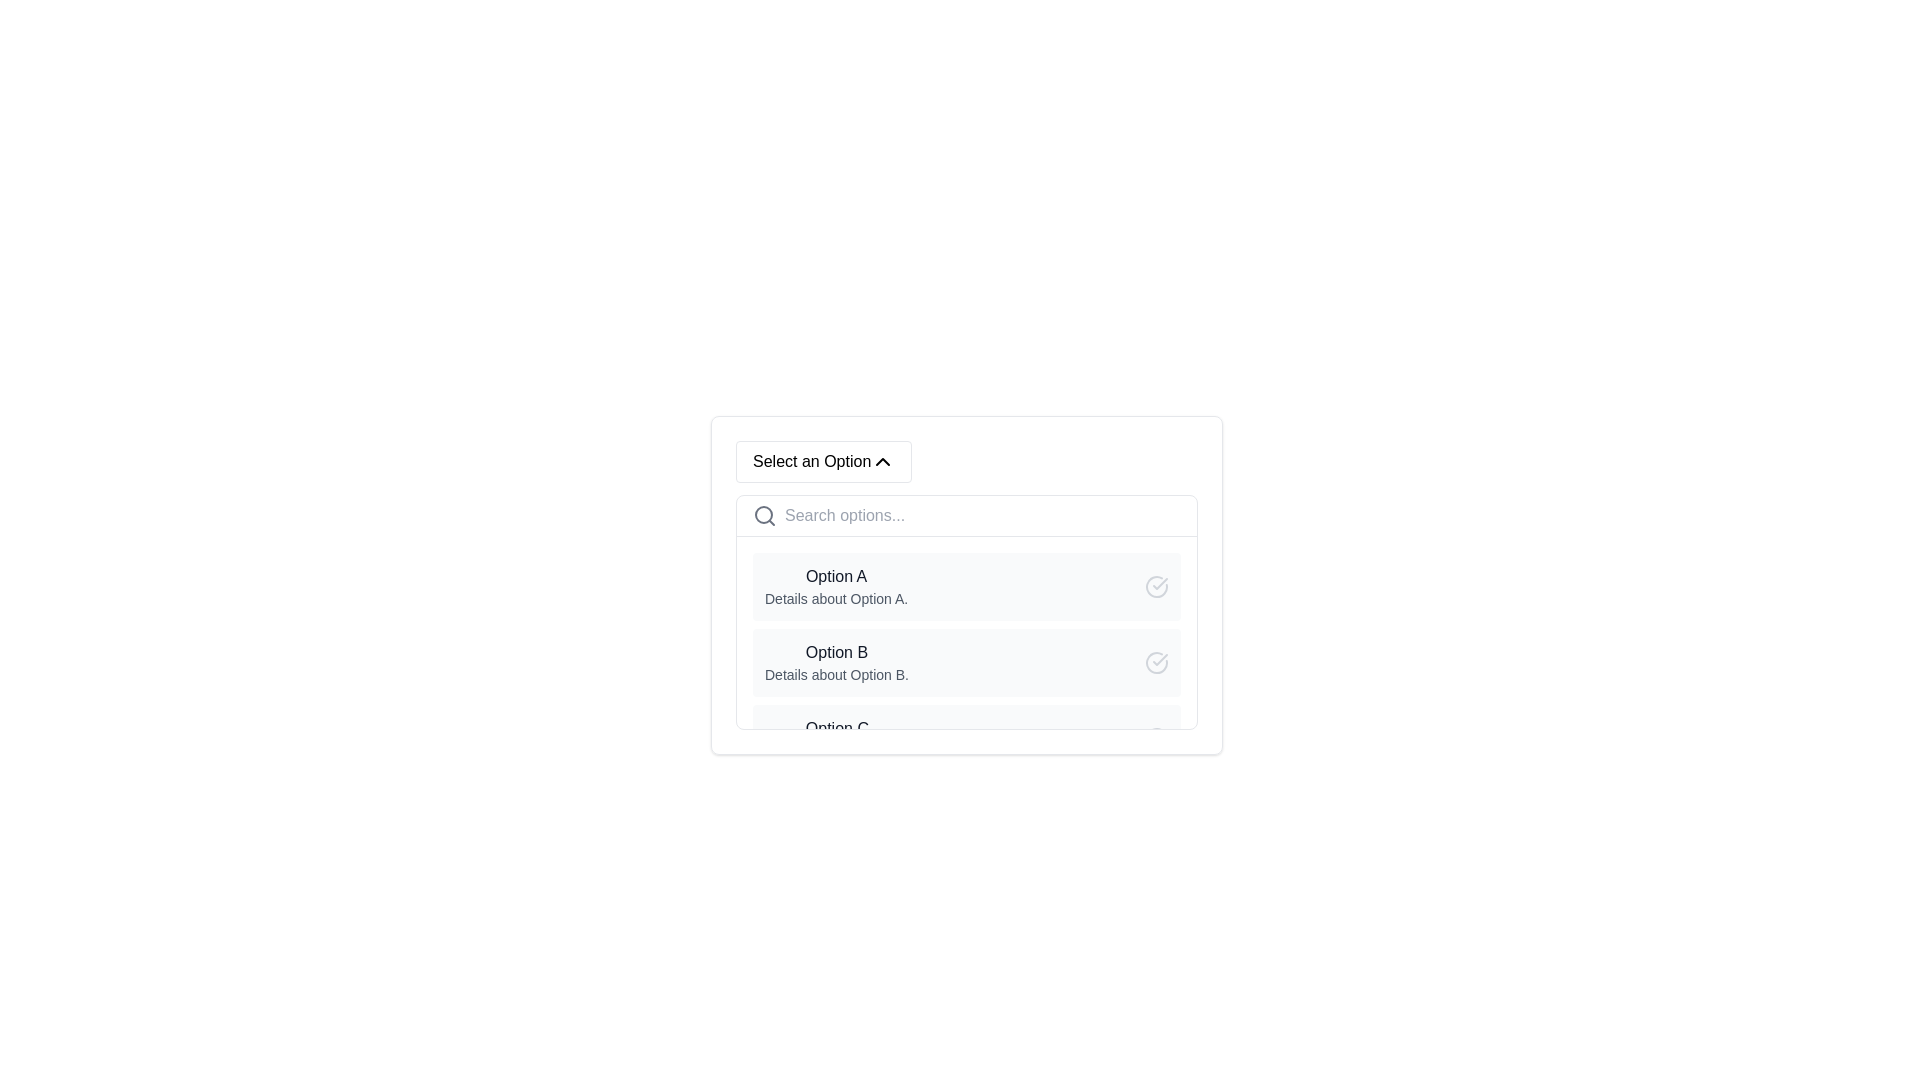 Image resolution: width=1920 pixels, height=1080 pixels. What do you see at coordinates (1160, 659) in the screenshot?
I see `the checkmark icon in the second option of the dropdown list, which indicates selection or verification` at bounding box center [1160, 659].